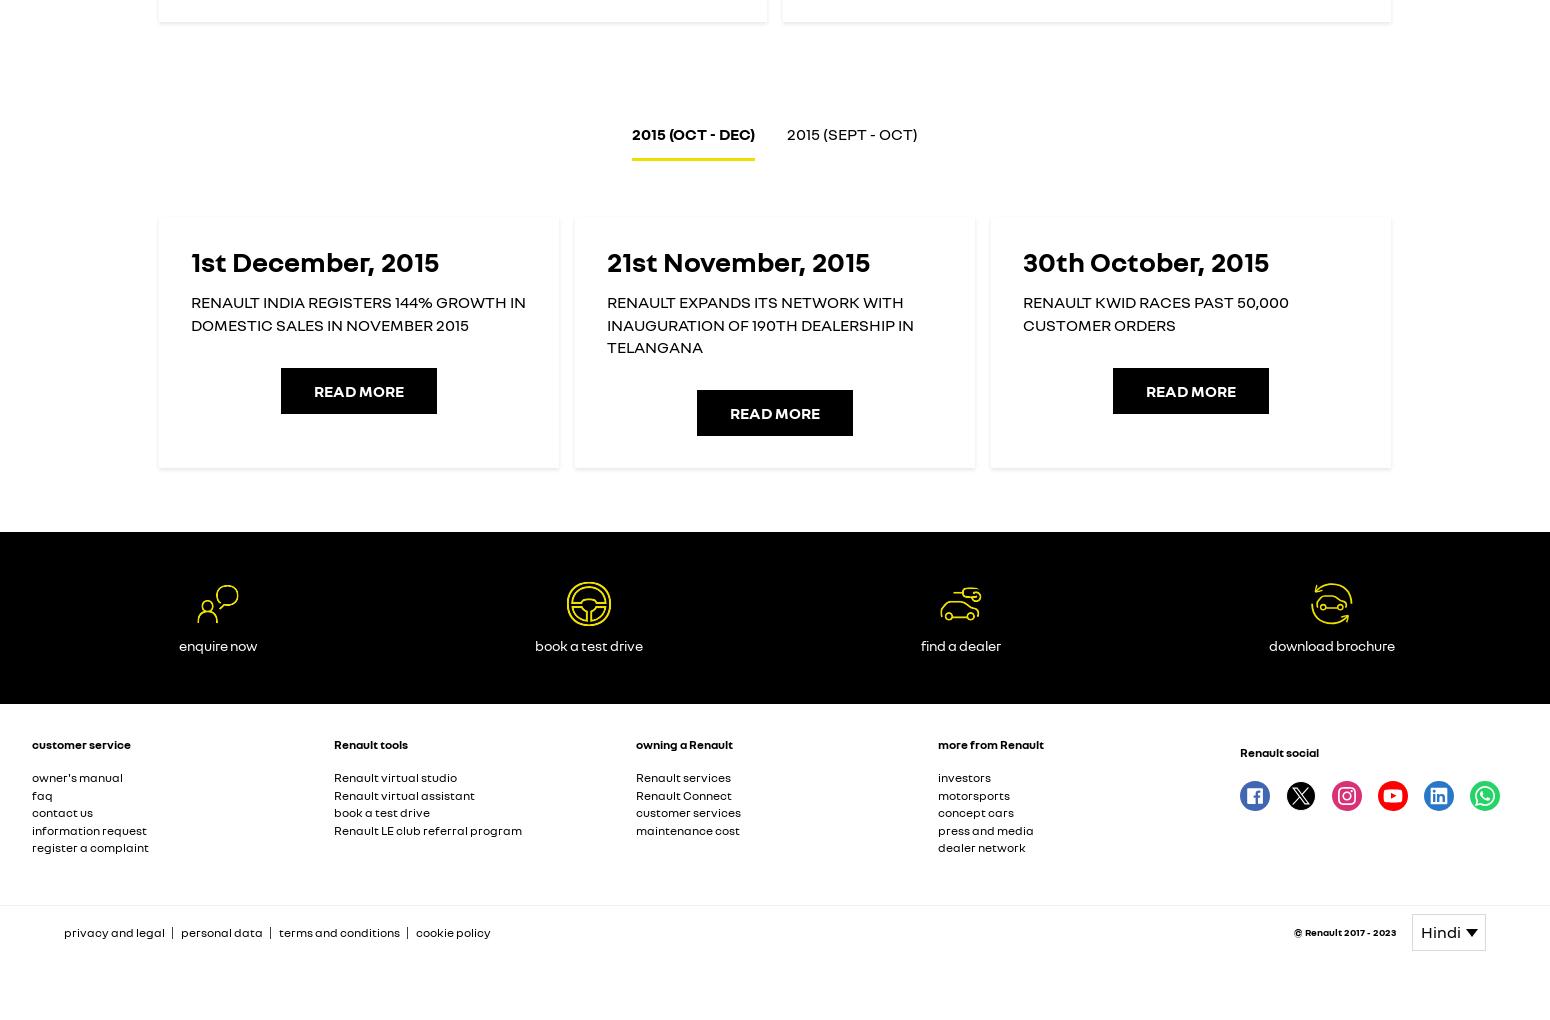  Describe the element at coordinates (975, 812) in the screenshot. I see `'concept cars'` at that location.